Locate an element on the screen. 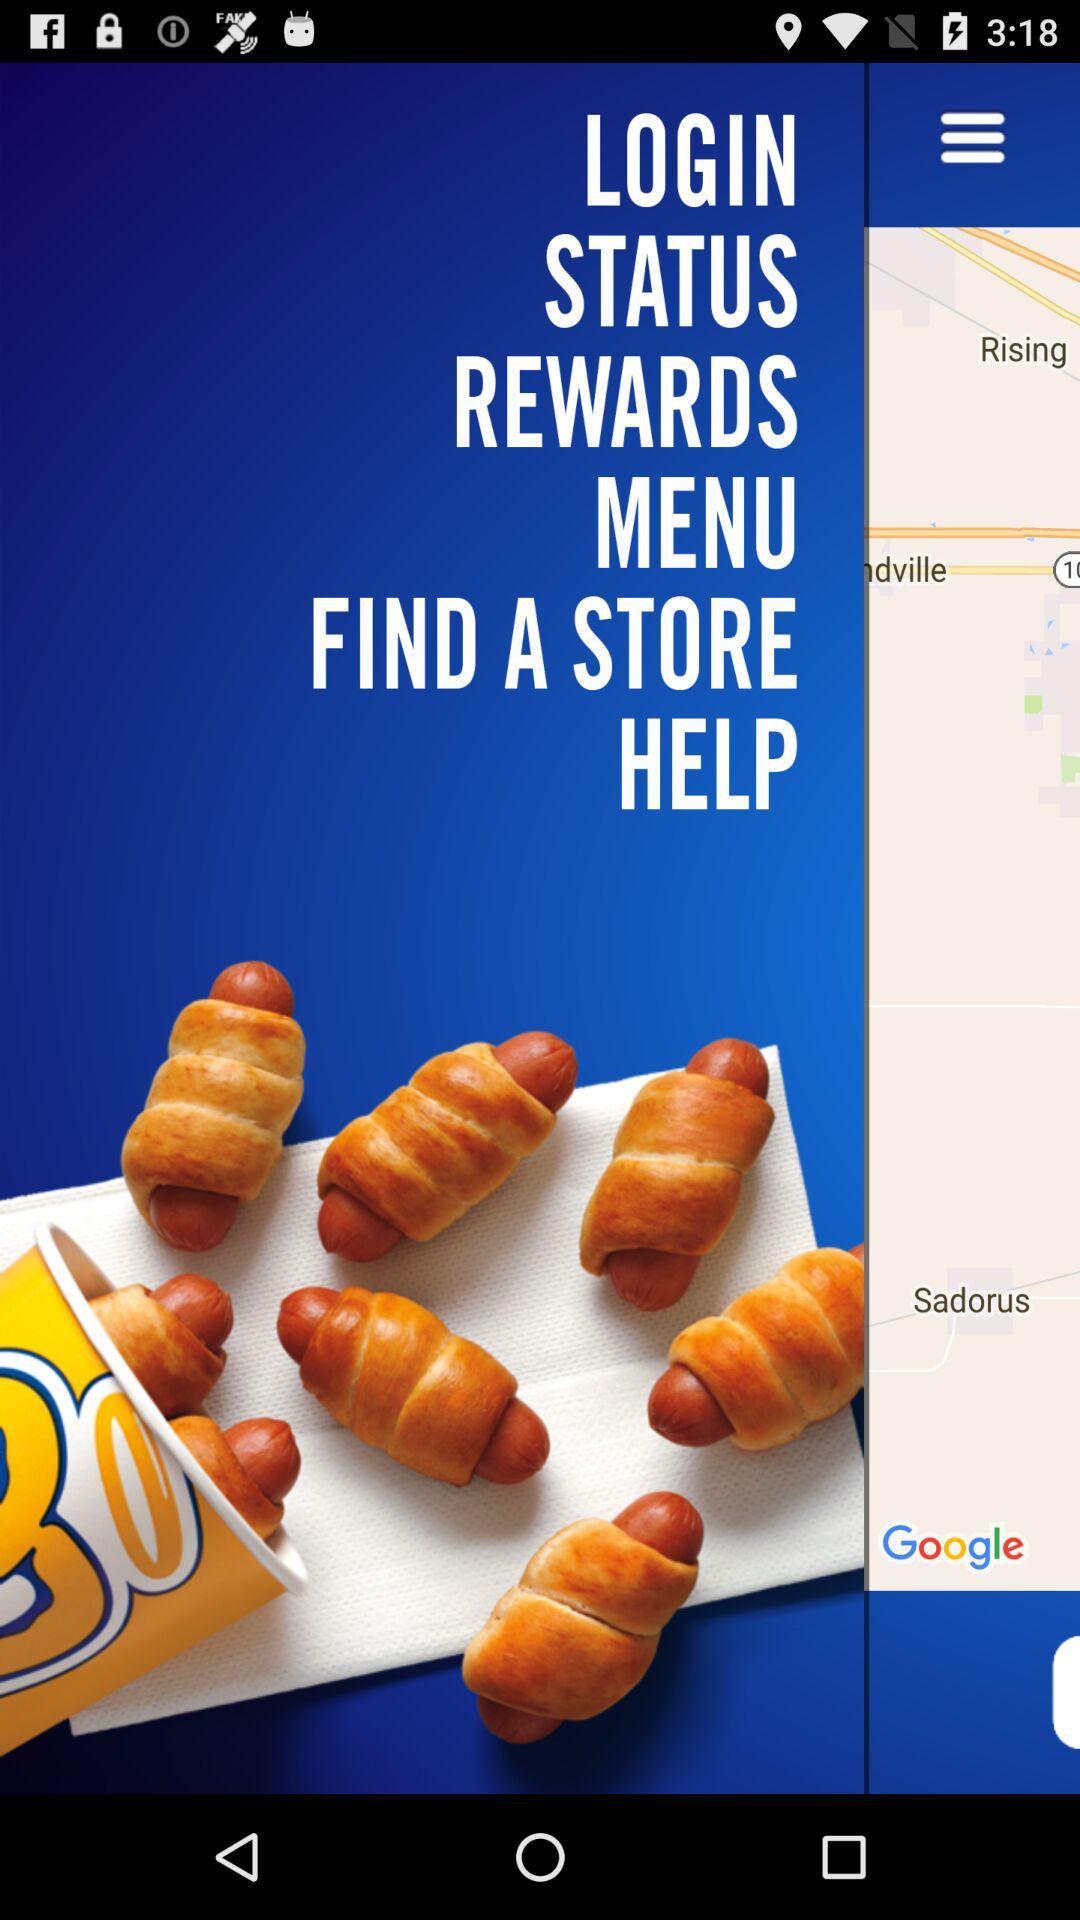  item above find a store icon is located at coordinates (443, 400).